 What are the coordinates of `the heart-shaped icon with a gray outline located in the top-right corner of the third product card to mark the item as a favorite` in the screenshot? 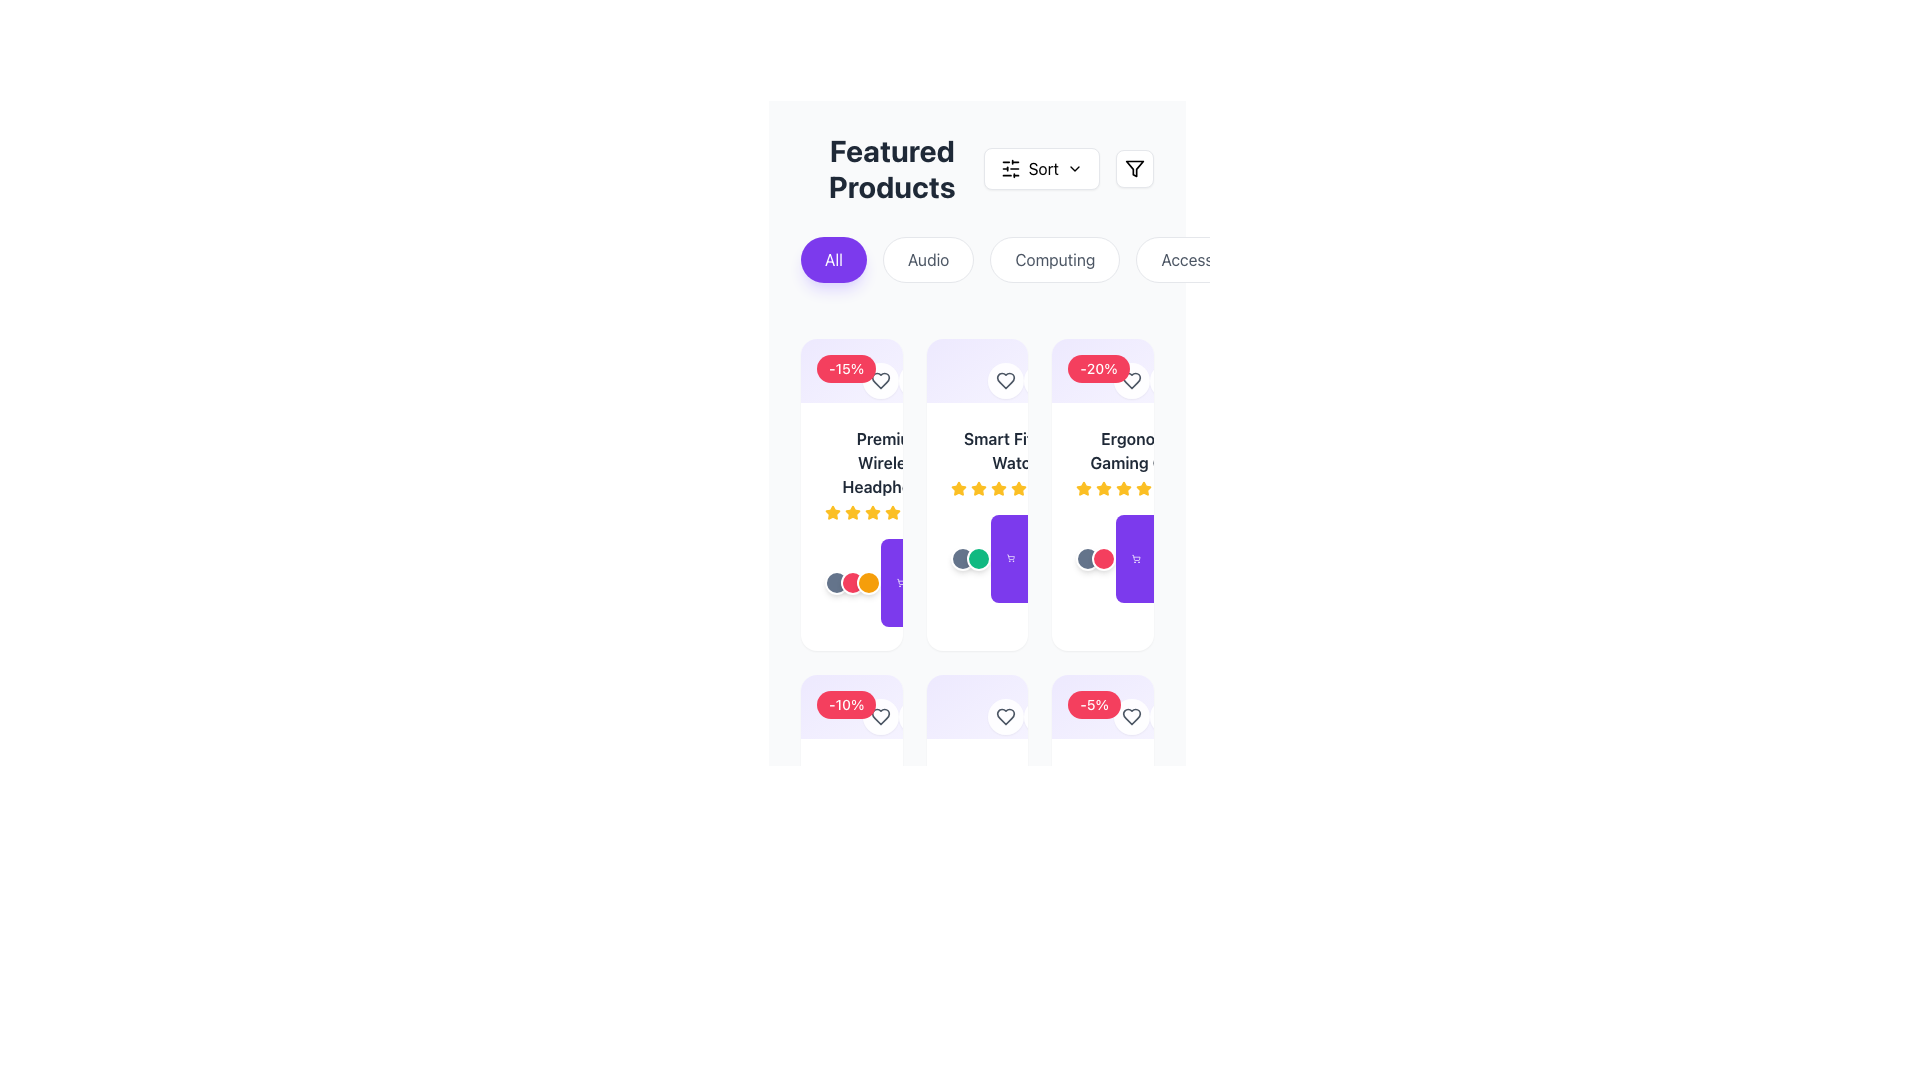 It's located at (1006, 381).